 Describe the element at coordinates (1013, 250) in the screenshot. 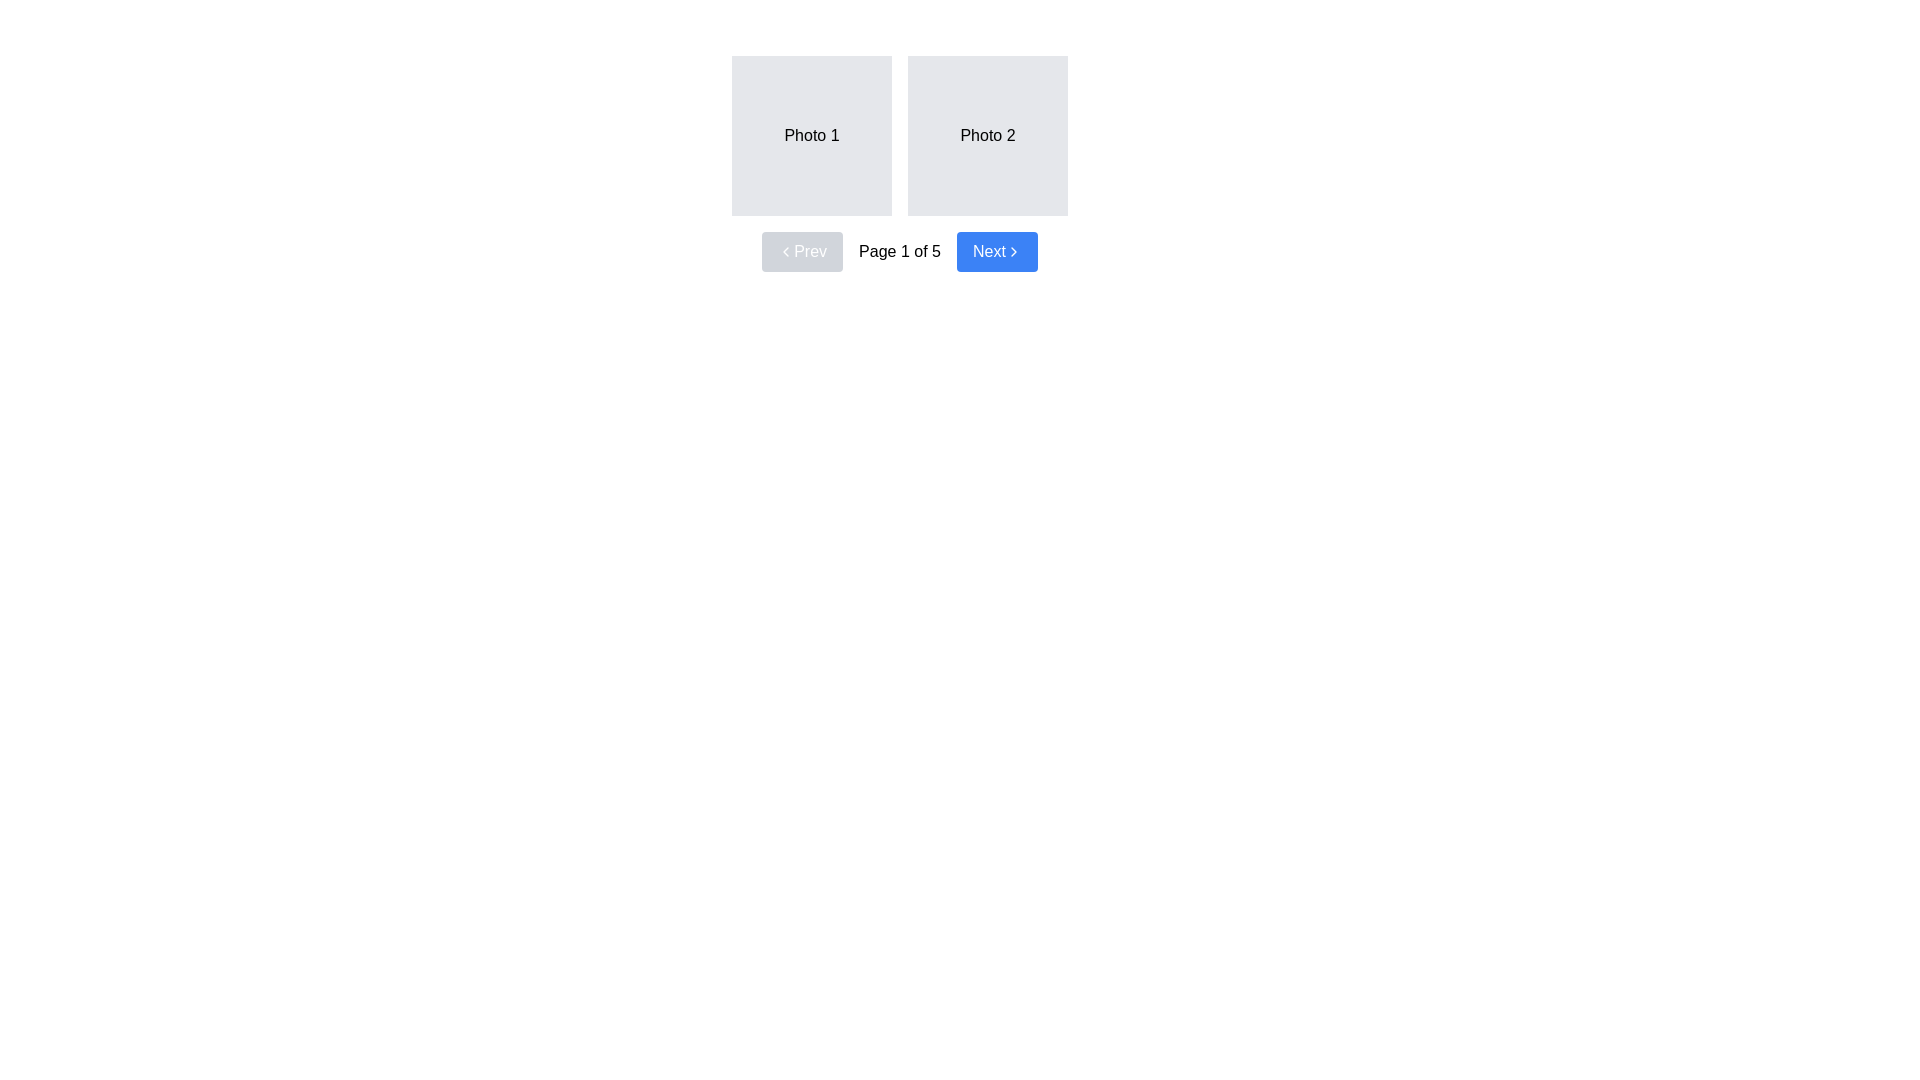

I see `the right-facing chevron icon integrated into the 'Next' button with a blue background and white text` at that location.